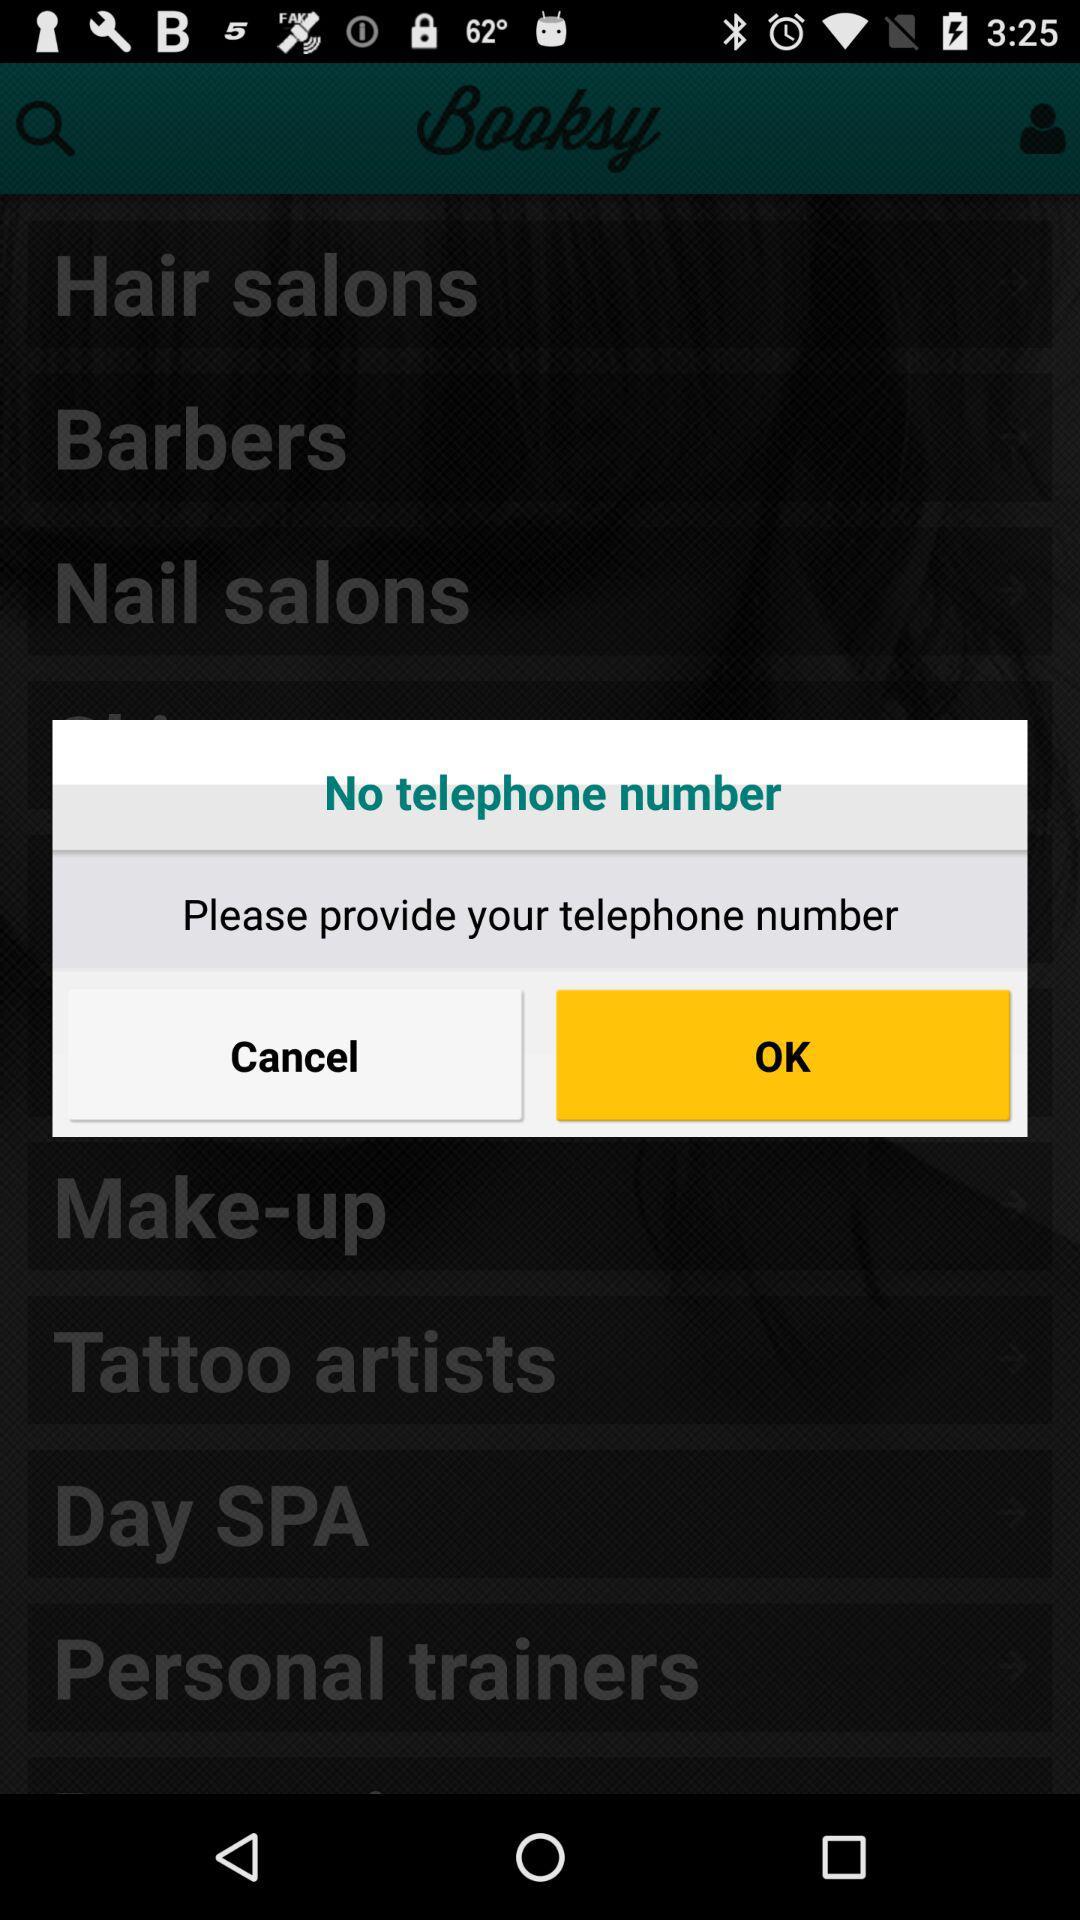 Image resolution: width=1080 pixels, height=1920 pixels. I want to click on icon to the left of ok item, so click(296, 1054).